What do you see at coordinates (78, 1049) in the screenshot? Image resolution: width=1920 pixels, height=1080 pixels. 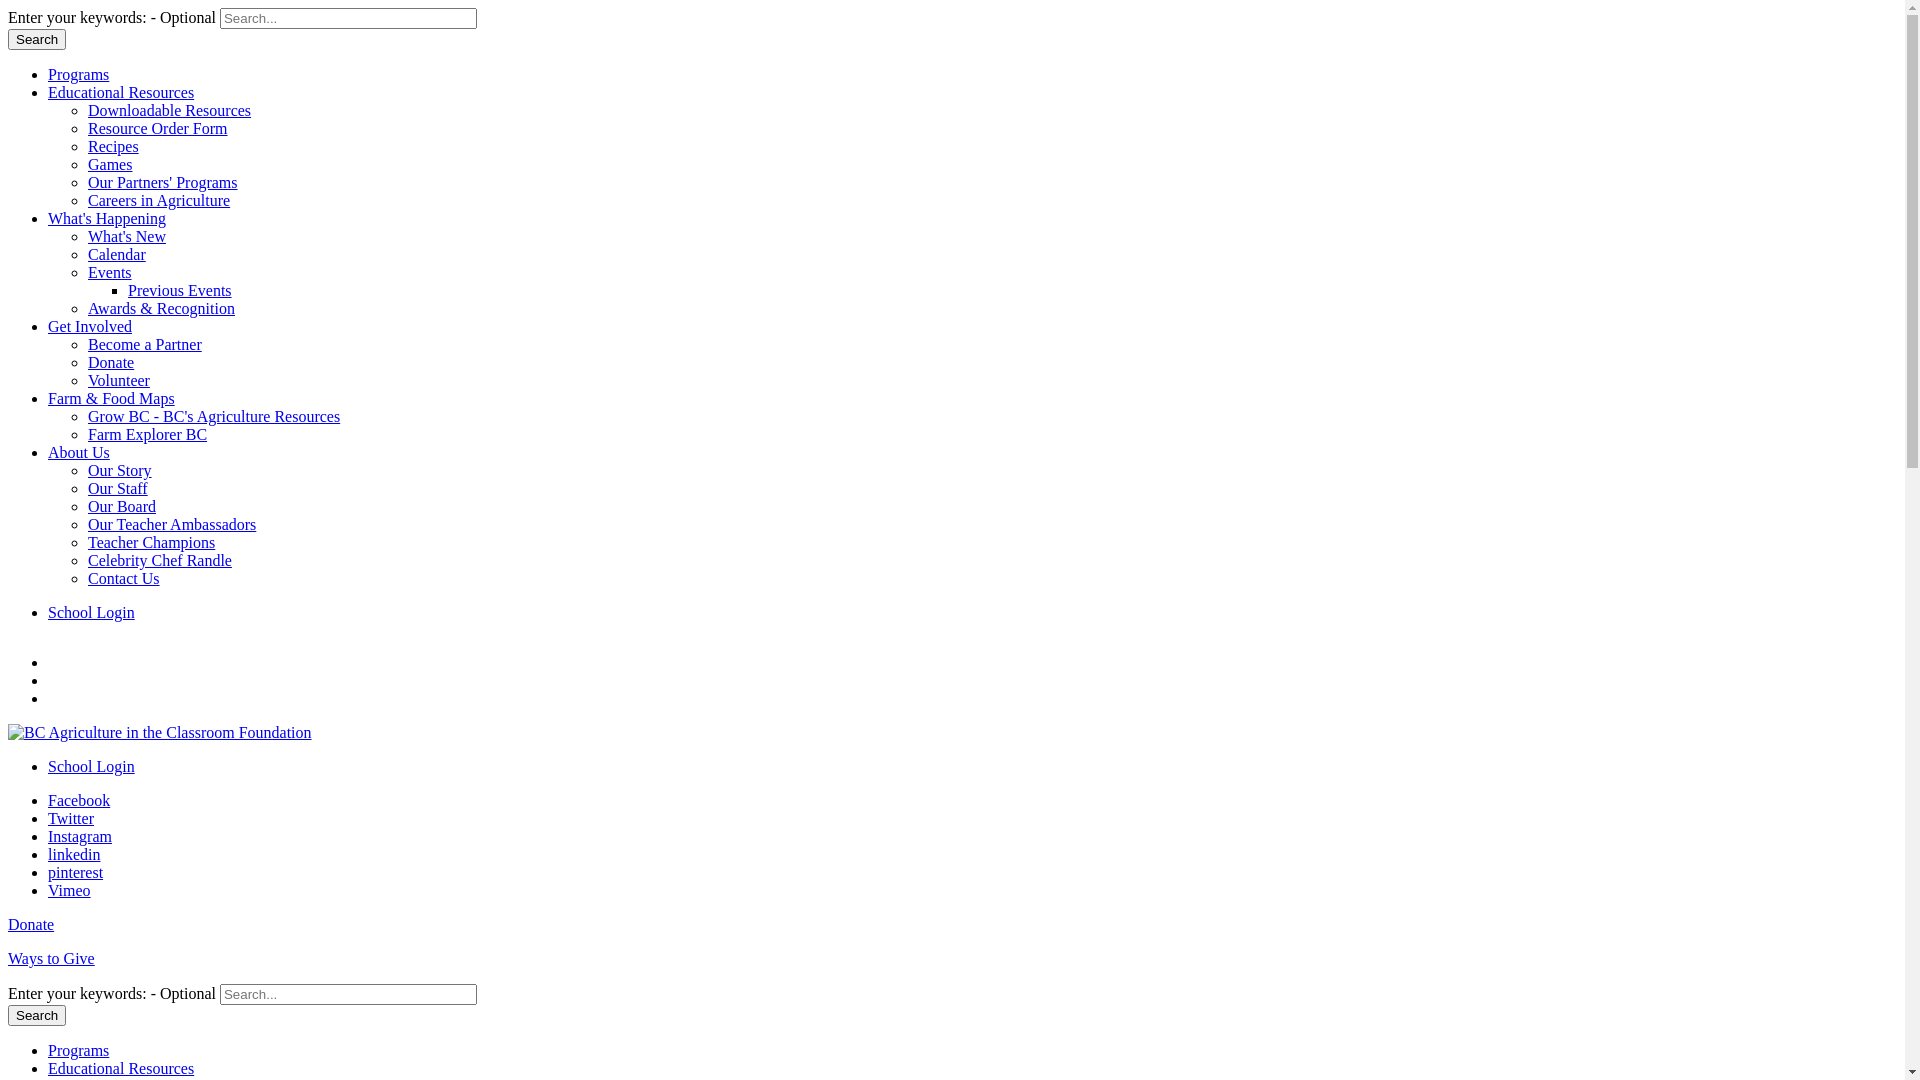 I see `'Programs'` at bounding box center [78, 1049].